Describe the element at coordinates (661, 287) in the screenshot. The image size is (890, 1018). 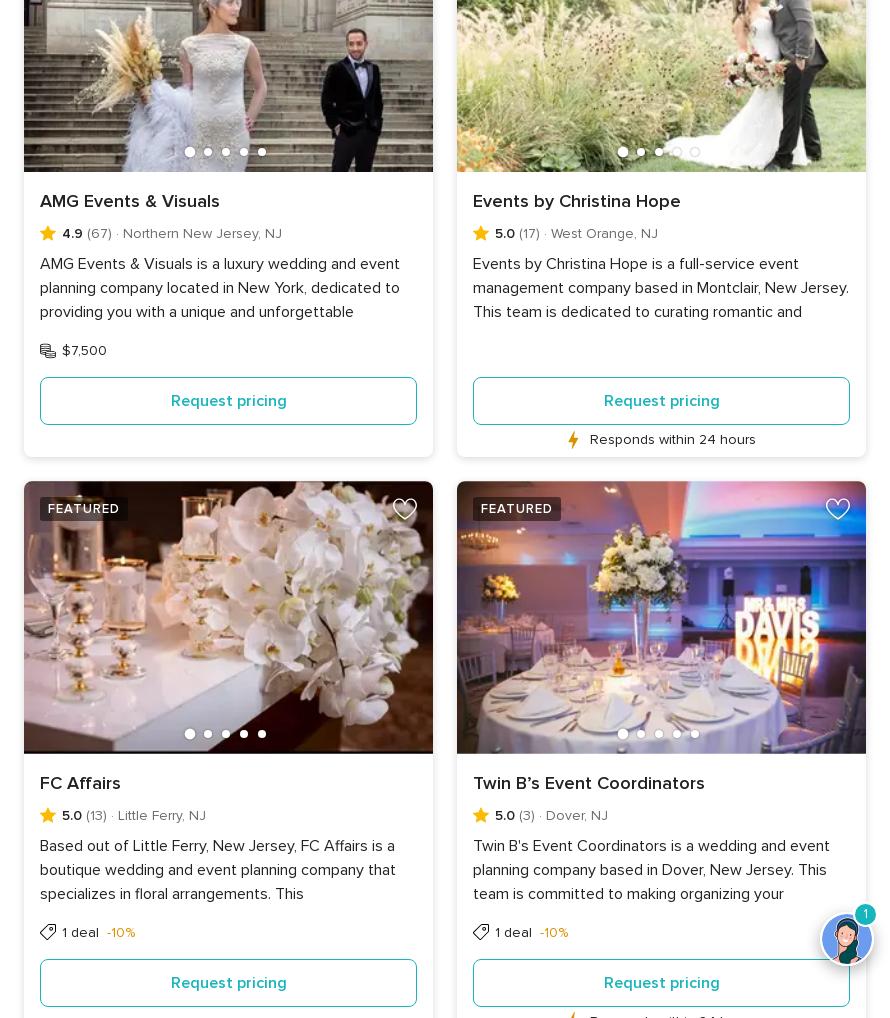
I see `'Events by Christina Hope is a full-service event management company based in Montclair, New Jersey. This team is dedicated to curating romantic and'` at that location.